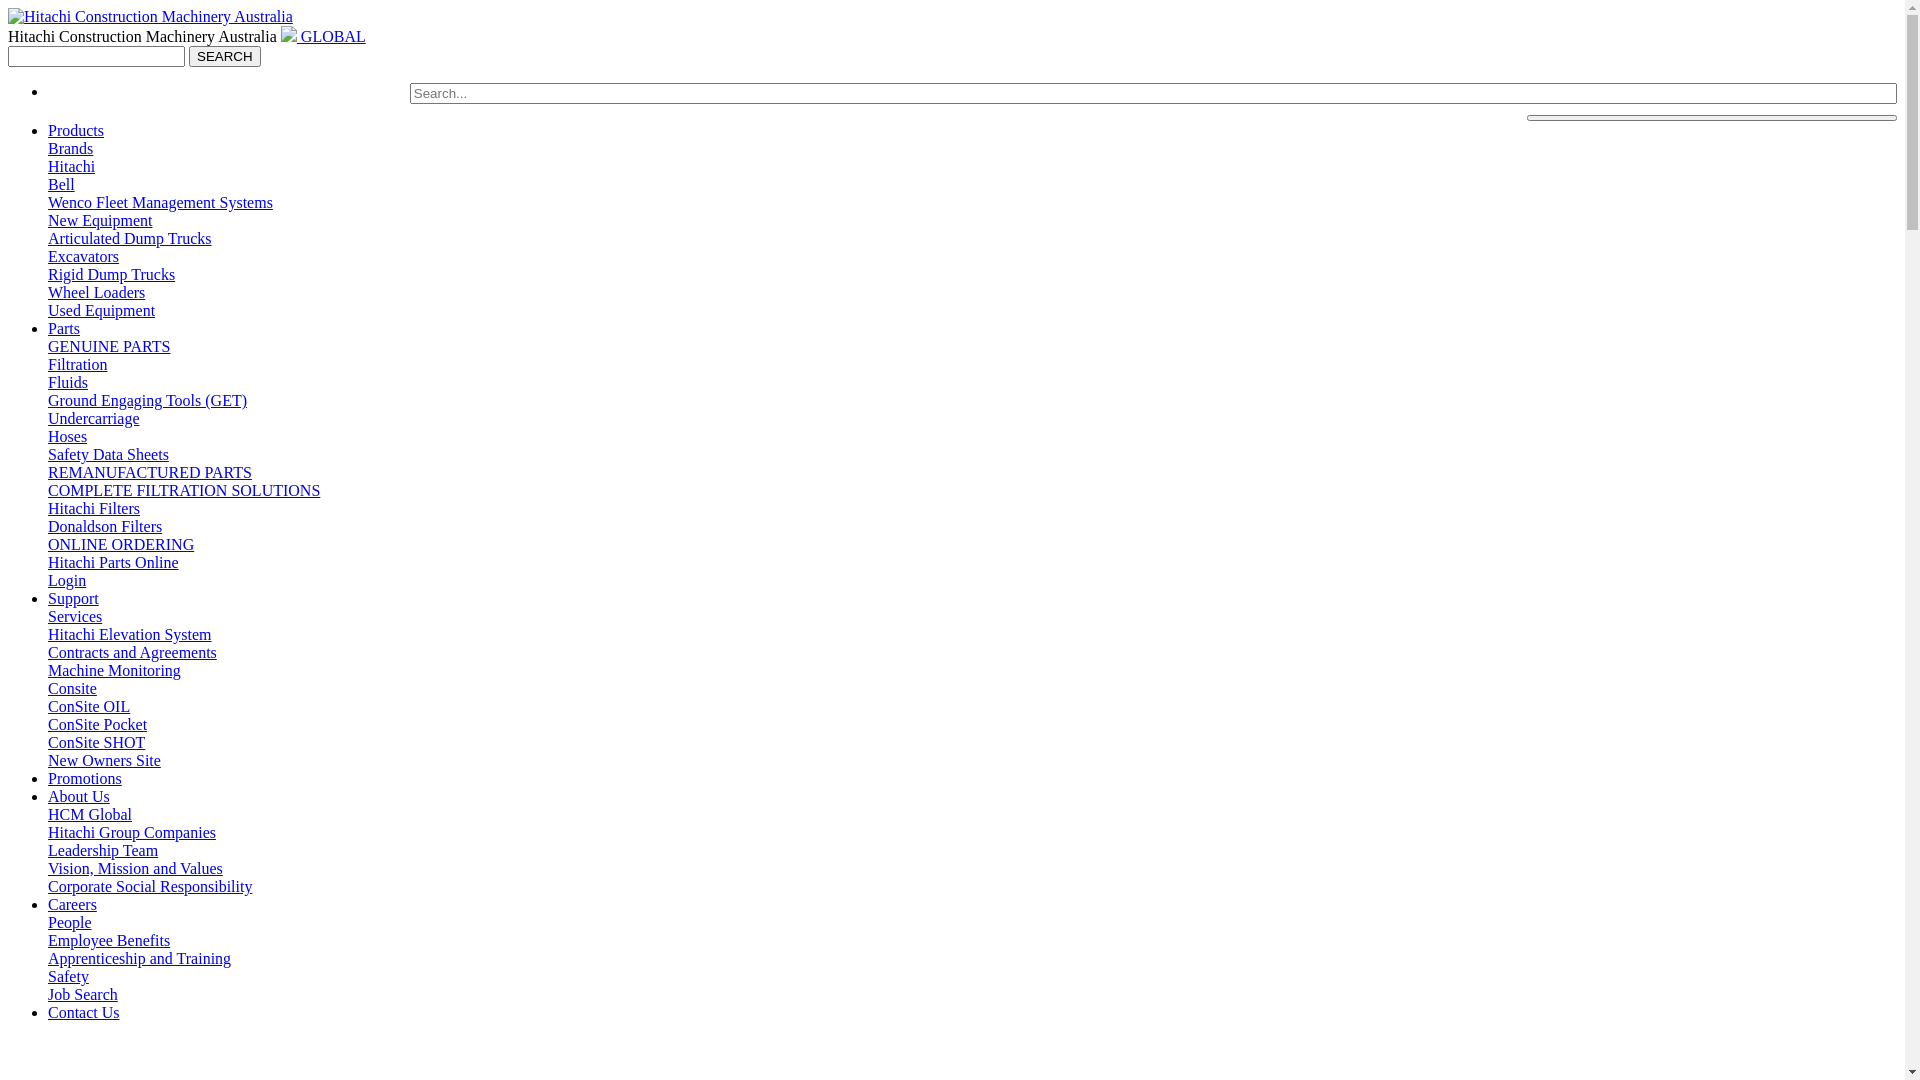  Describe the element at coordinates (110, 274) in the screenshot. I see `'Rigid Dump Trucks'` at that location.